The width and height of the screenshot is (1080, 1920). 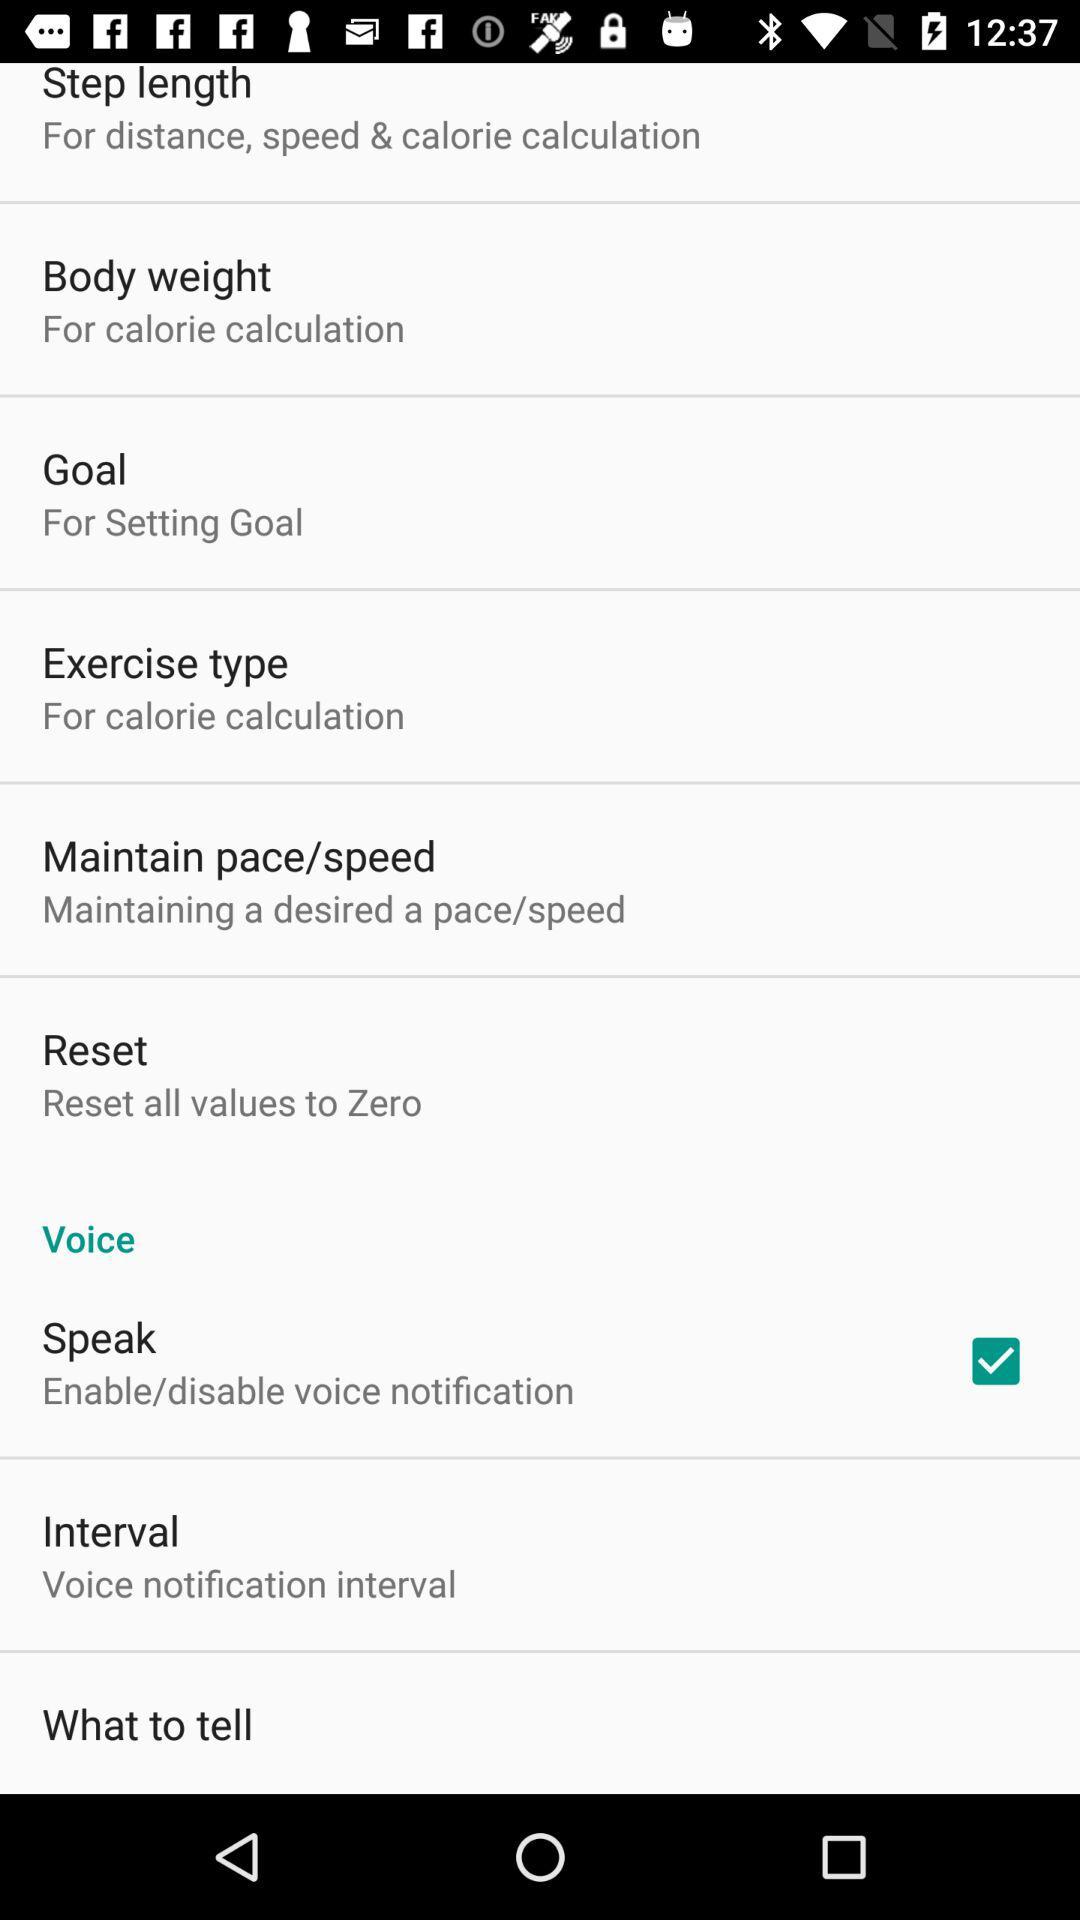 I want to click on the checkbox at the bottom right corner, so click(x=995, y=1360).